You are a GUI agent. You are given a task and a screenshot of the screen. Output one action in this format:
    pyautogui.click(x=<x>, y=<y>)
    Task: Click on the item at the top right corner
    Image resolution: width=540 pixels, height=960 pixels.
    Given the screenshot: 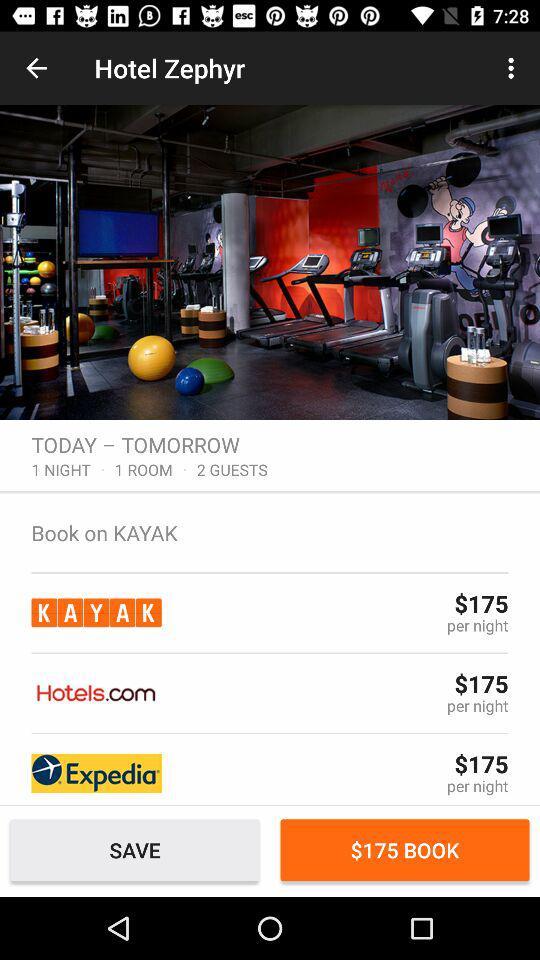 What is the action you would take?
    pyautogui.click(x=513, y=68)
    